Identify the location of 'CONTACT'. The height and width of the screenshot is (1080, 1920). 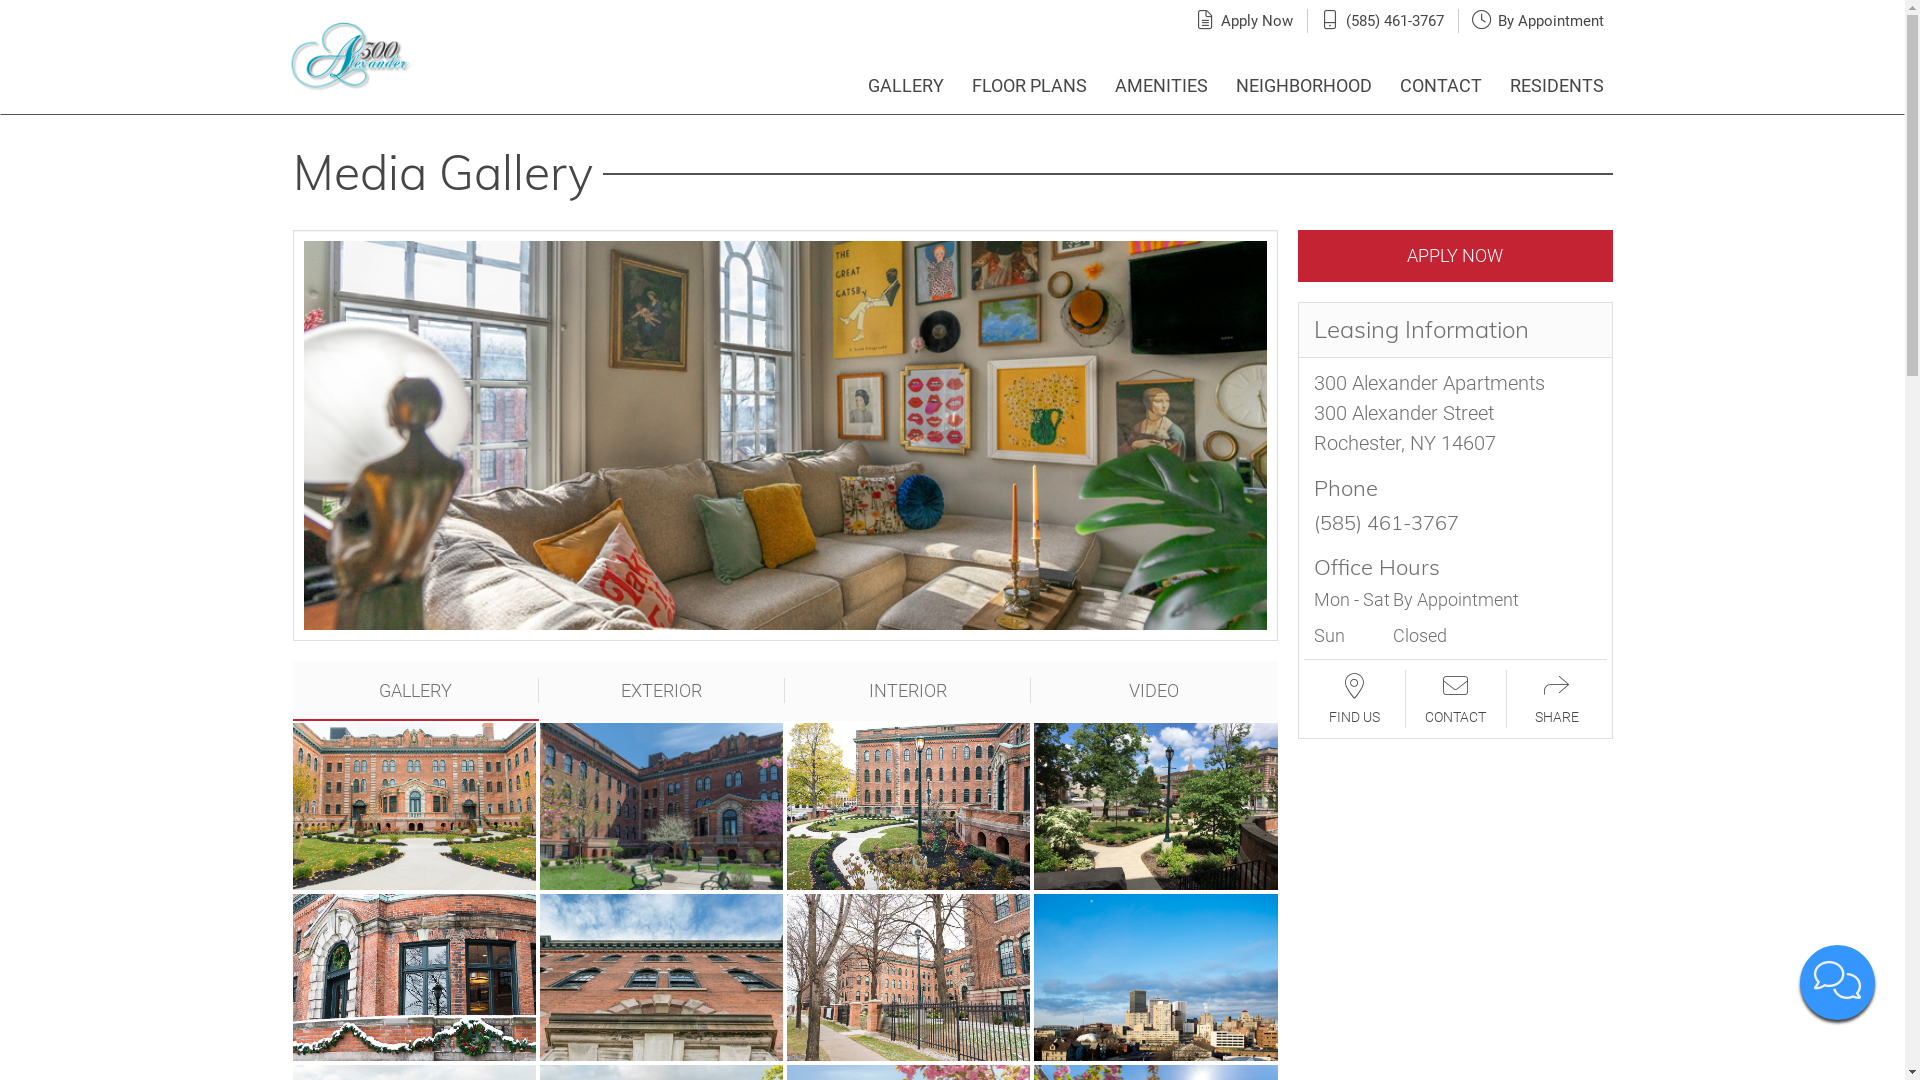
(1455, 698).